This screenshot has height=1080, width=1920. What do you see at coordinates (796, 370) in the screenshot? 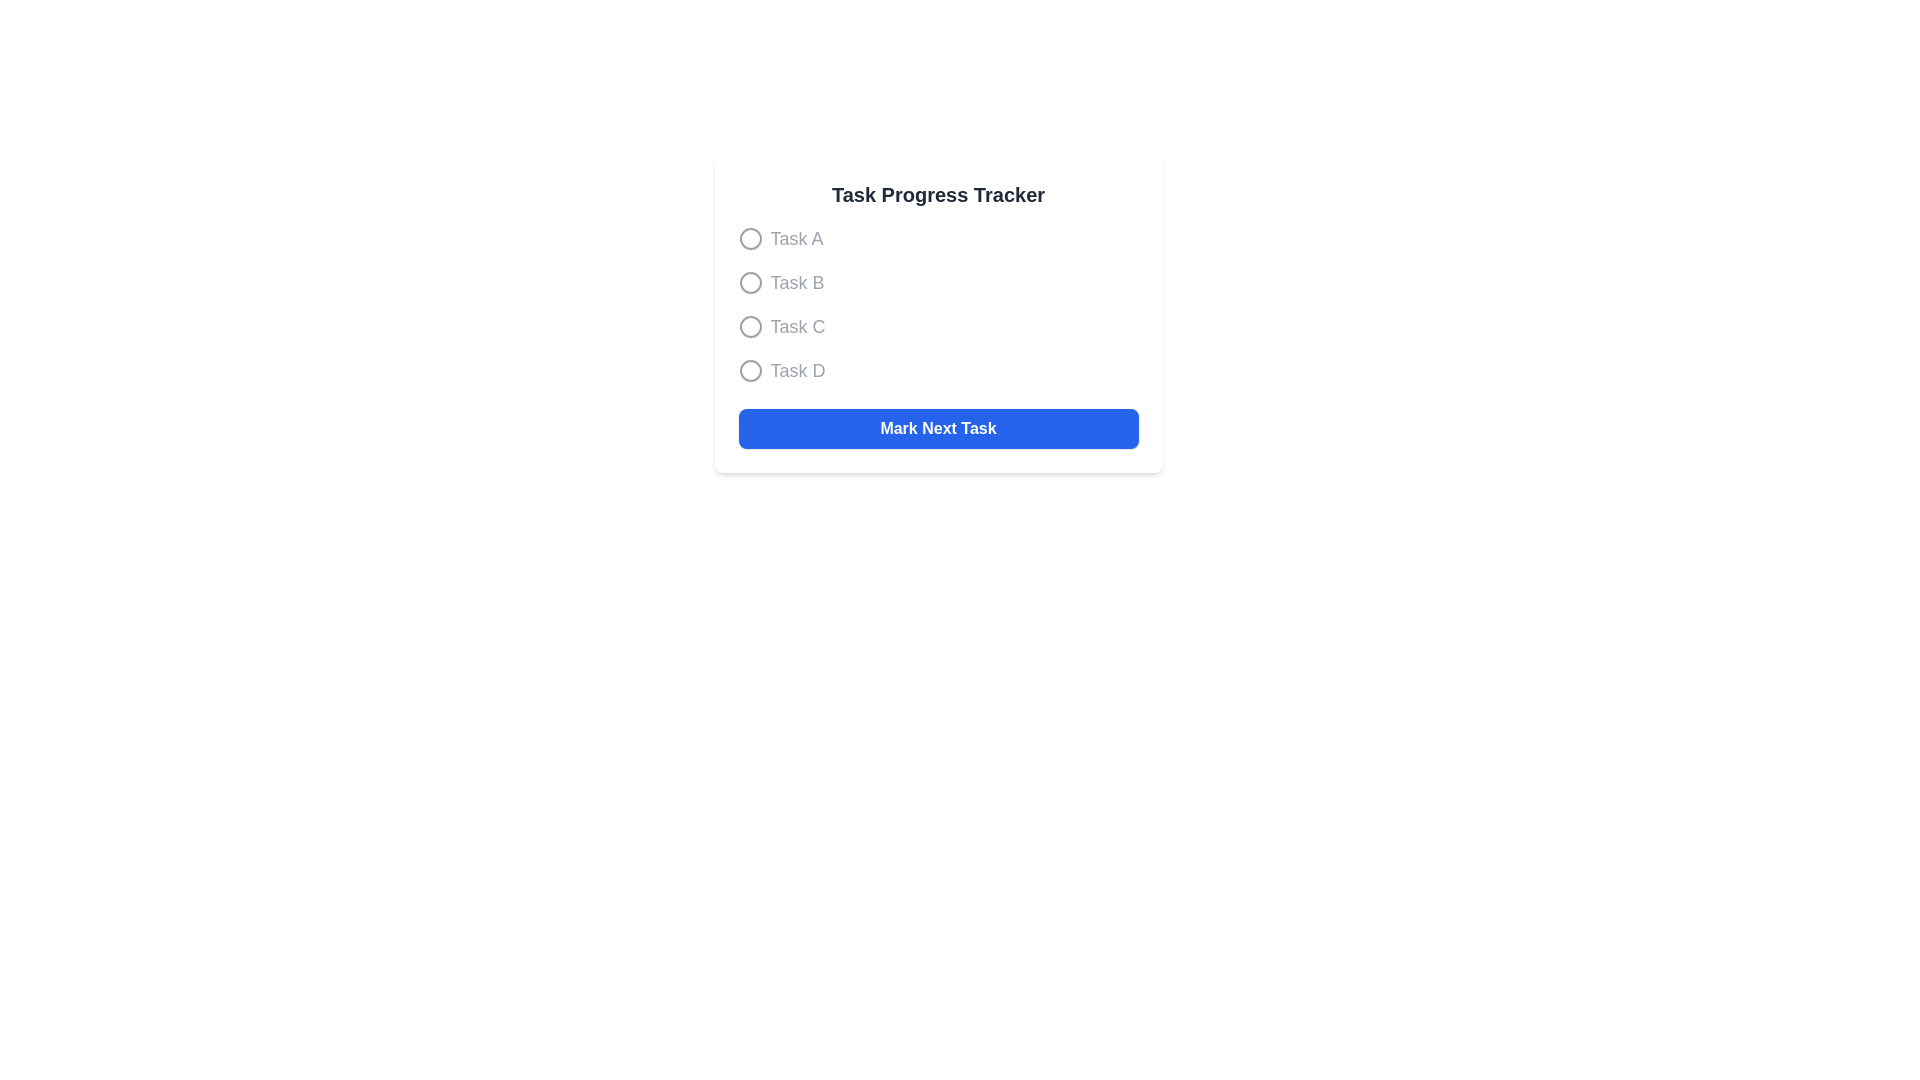
I see `the text label for the fourth task in the 'Task Progress Tracker' list, located to the right of the circular icon` at bounding box center [796, 370].